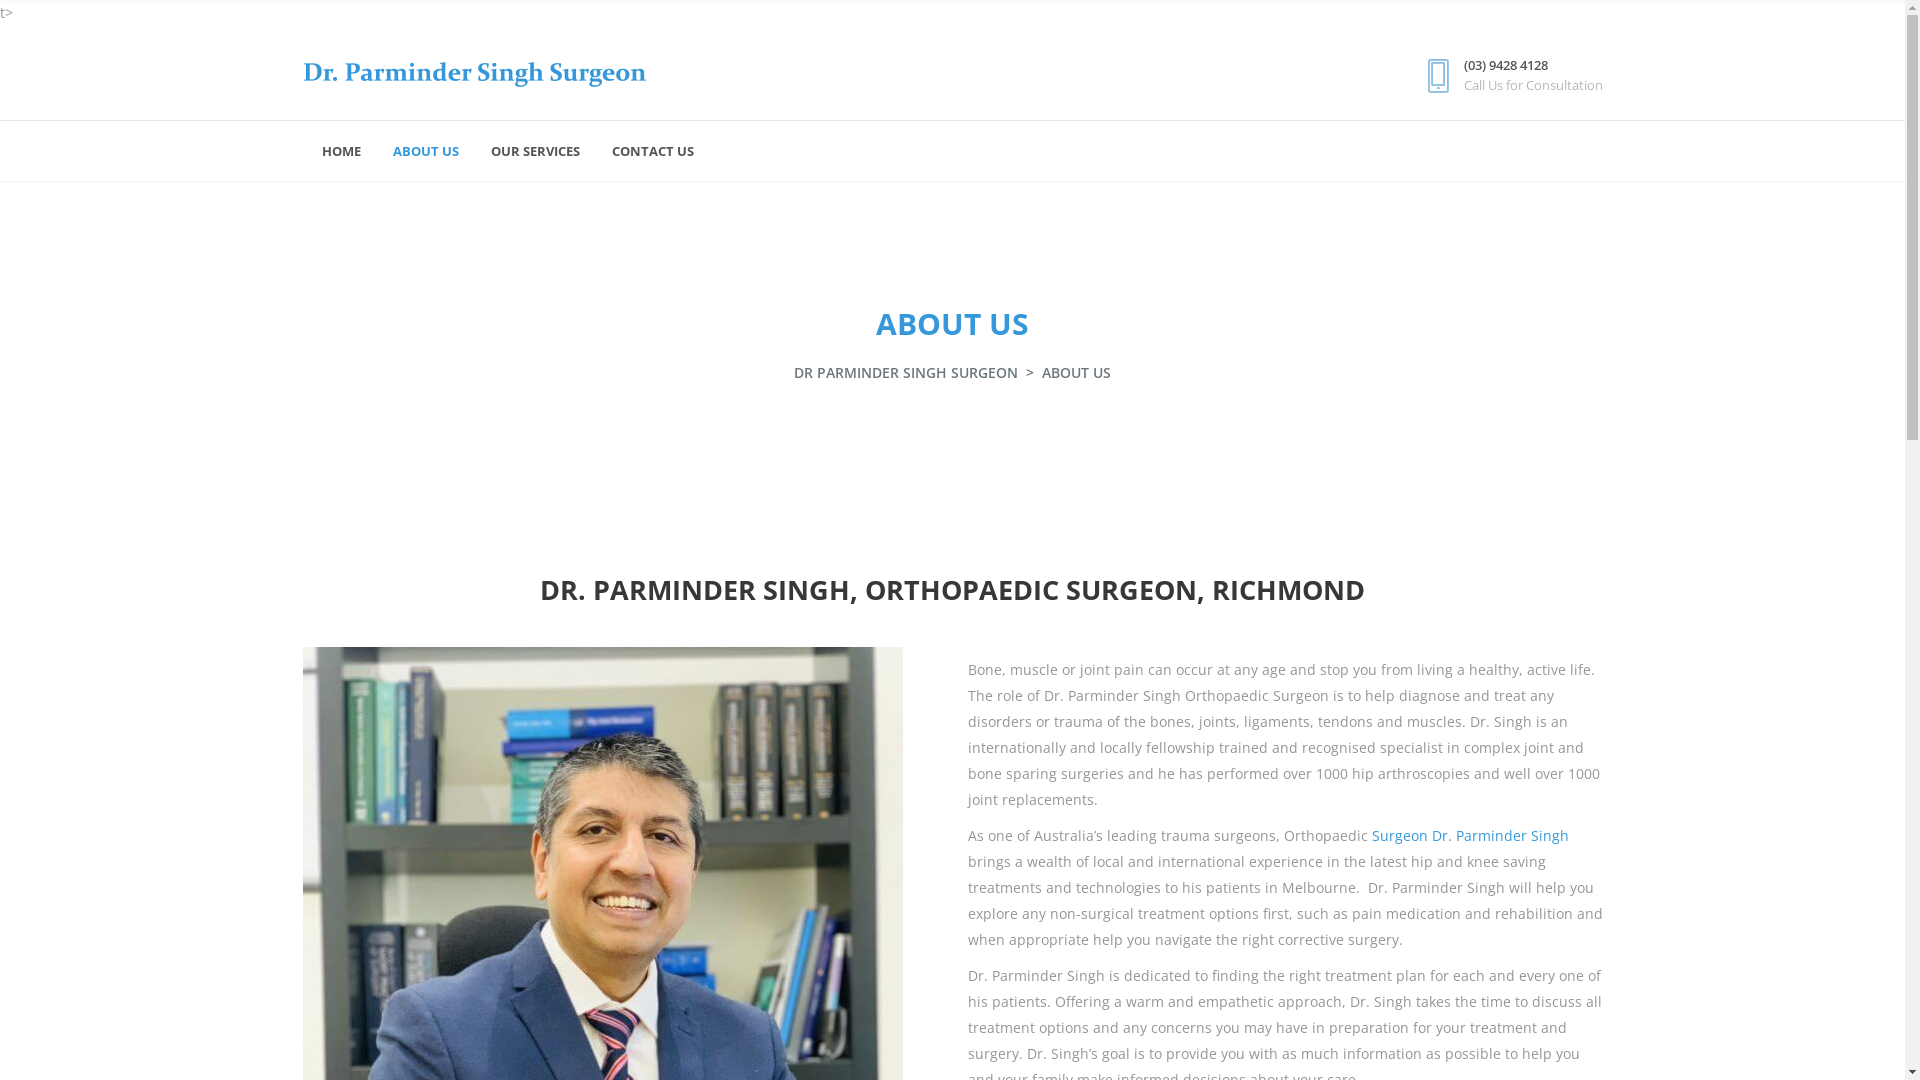  What do you see at coordinates (374, 149) in the screenshot?
I see `'ABOUT US'` at bounding box center [374, 149].